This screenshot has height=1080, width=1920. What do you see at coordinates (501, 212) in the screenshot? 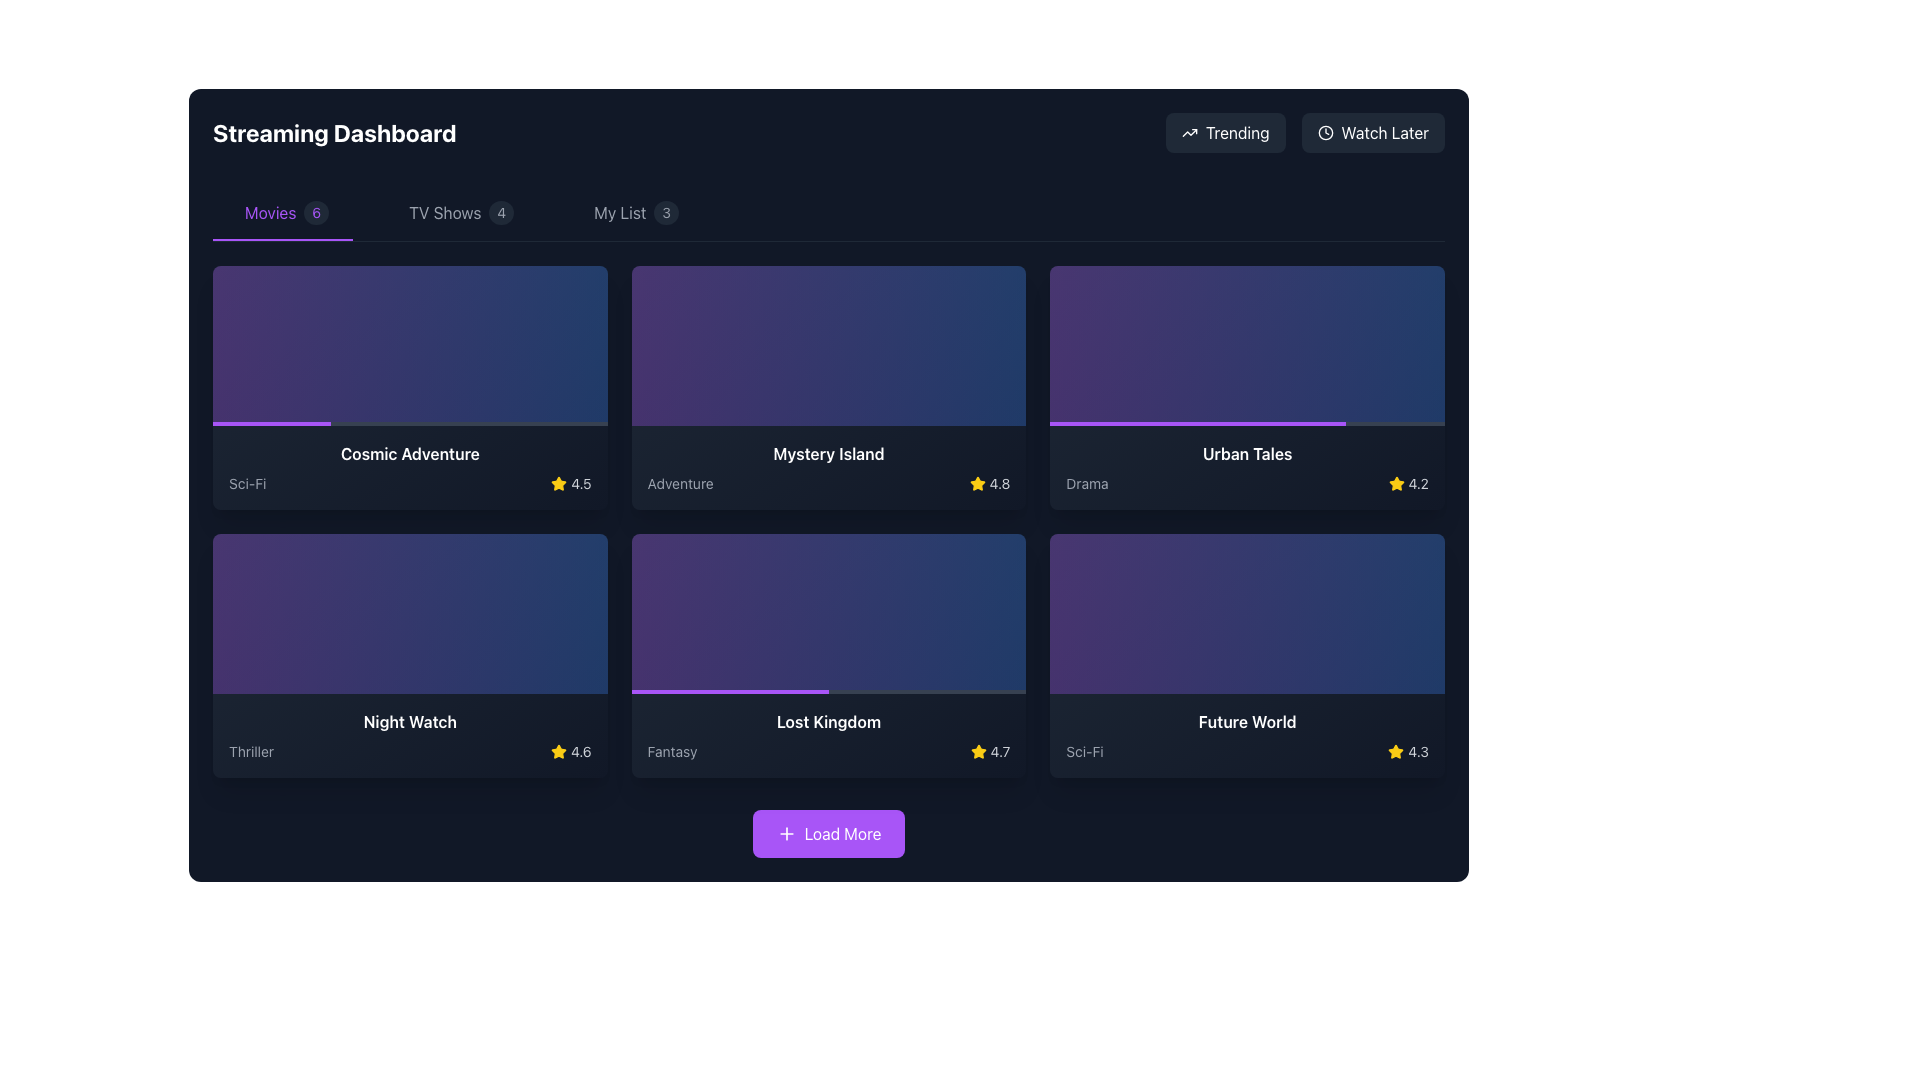
I see `the numerical indicator badge displaying the number '4', which is located to the right of the 'TV Shows' text in the navigation bar` at bounding box center [501, 212].